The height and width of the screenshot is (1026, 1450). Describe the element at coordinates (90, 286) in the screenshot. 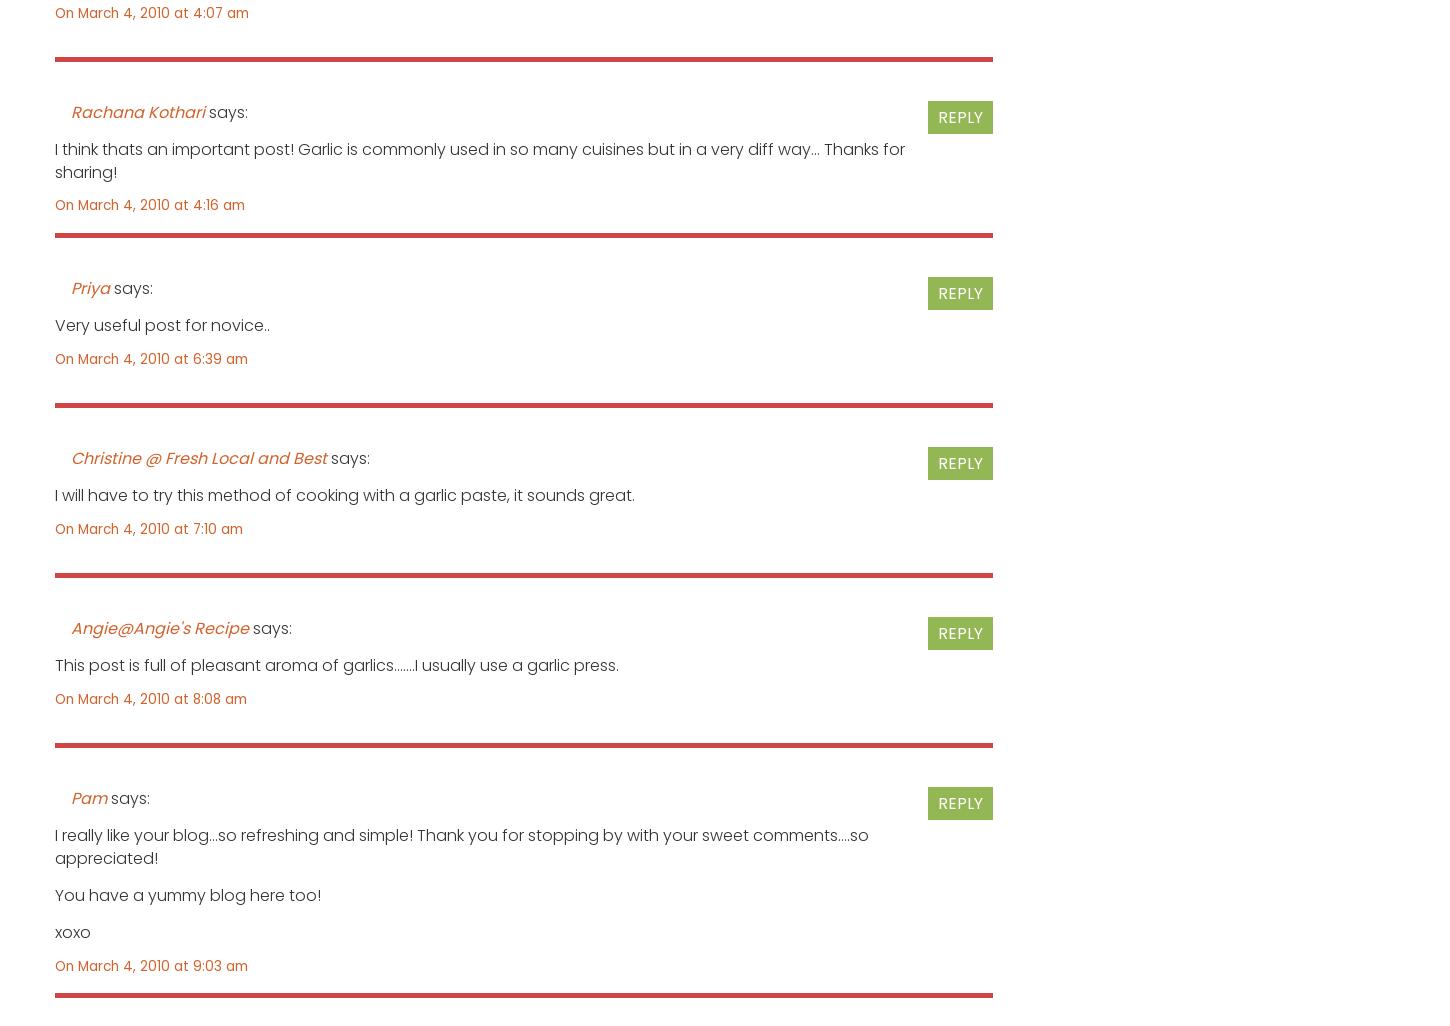

I see `'Priya'` at that location.